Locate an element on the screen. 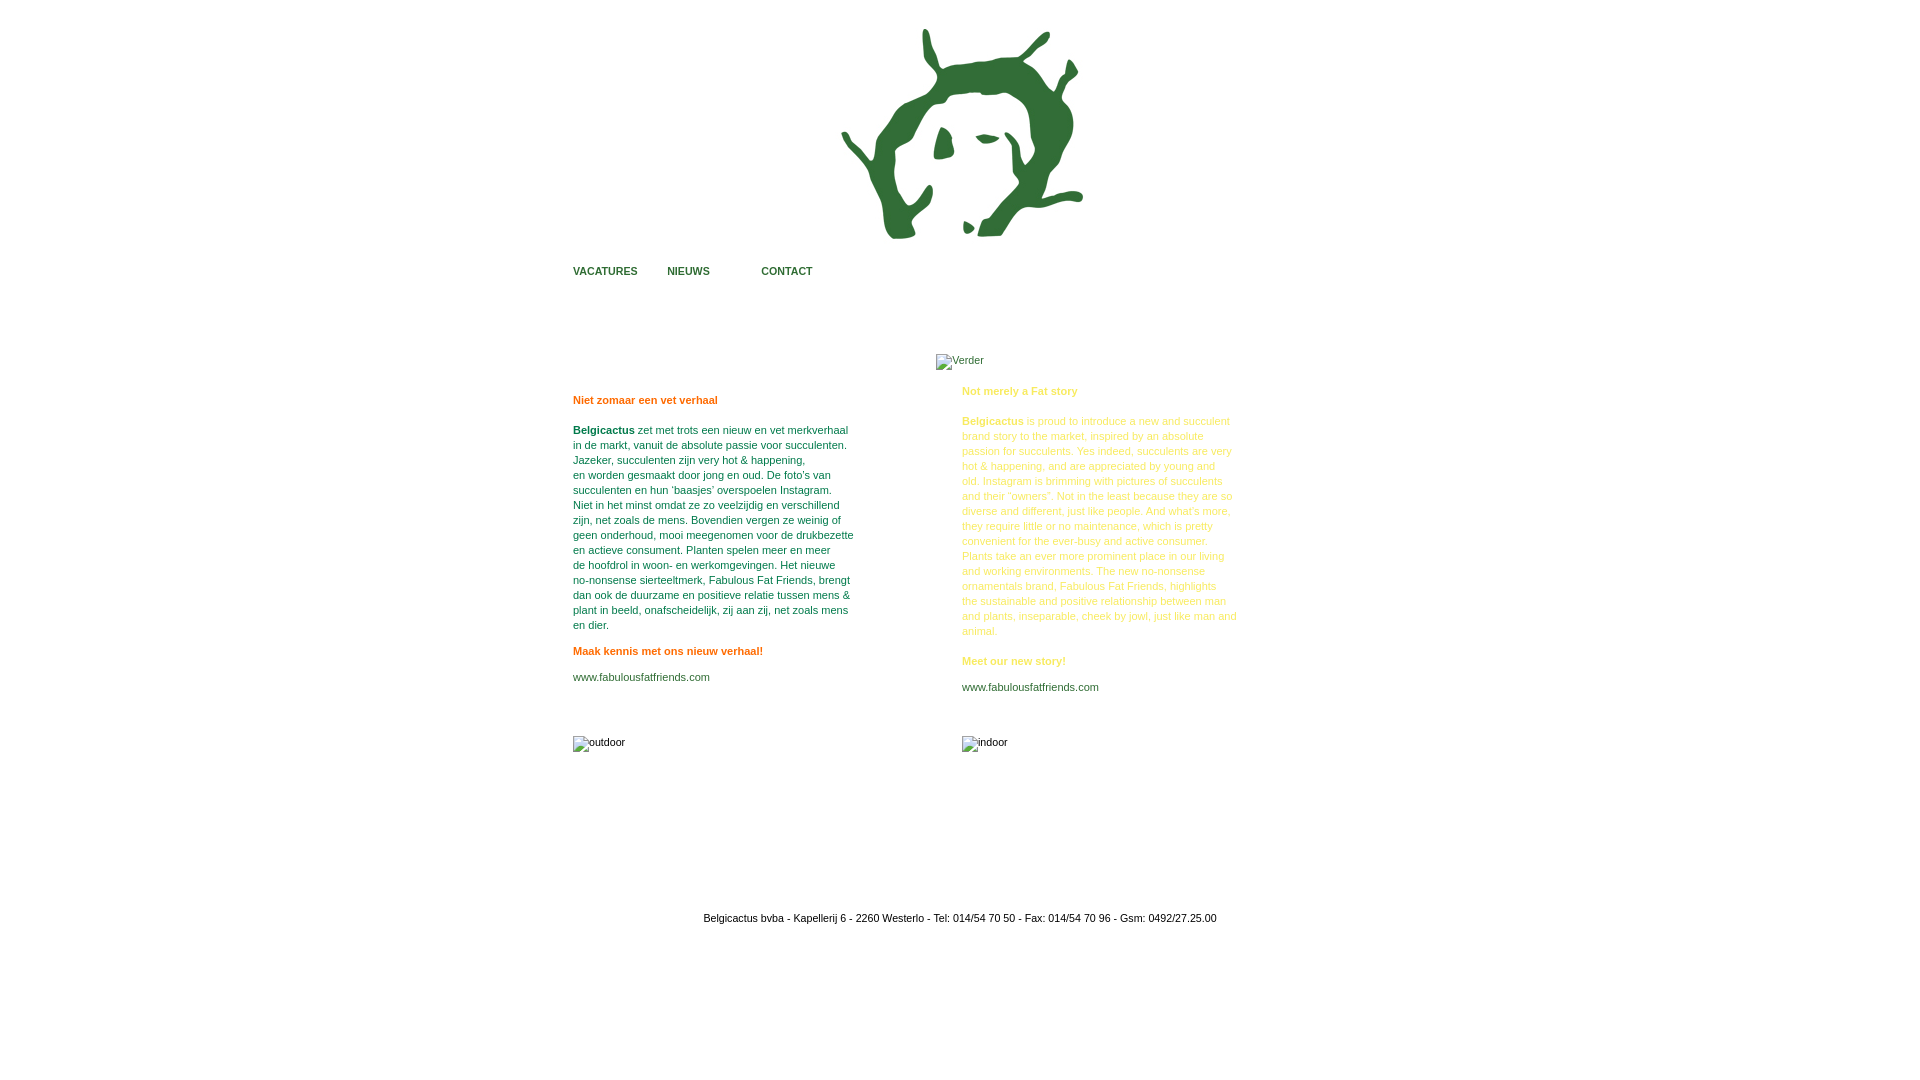 The image size is (1920, 1080). 'www.fabulousfatfriends.com' is located at coordinates (641, 676).